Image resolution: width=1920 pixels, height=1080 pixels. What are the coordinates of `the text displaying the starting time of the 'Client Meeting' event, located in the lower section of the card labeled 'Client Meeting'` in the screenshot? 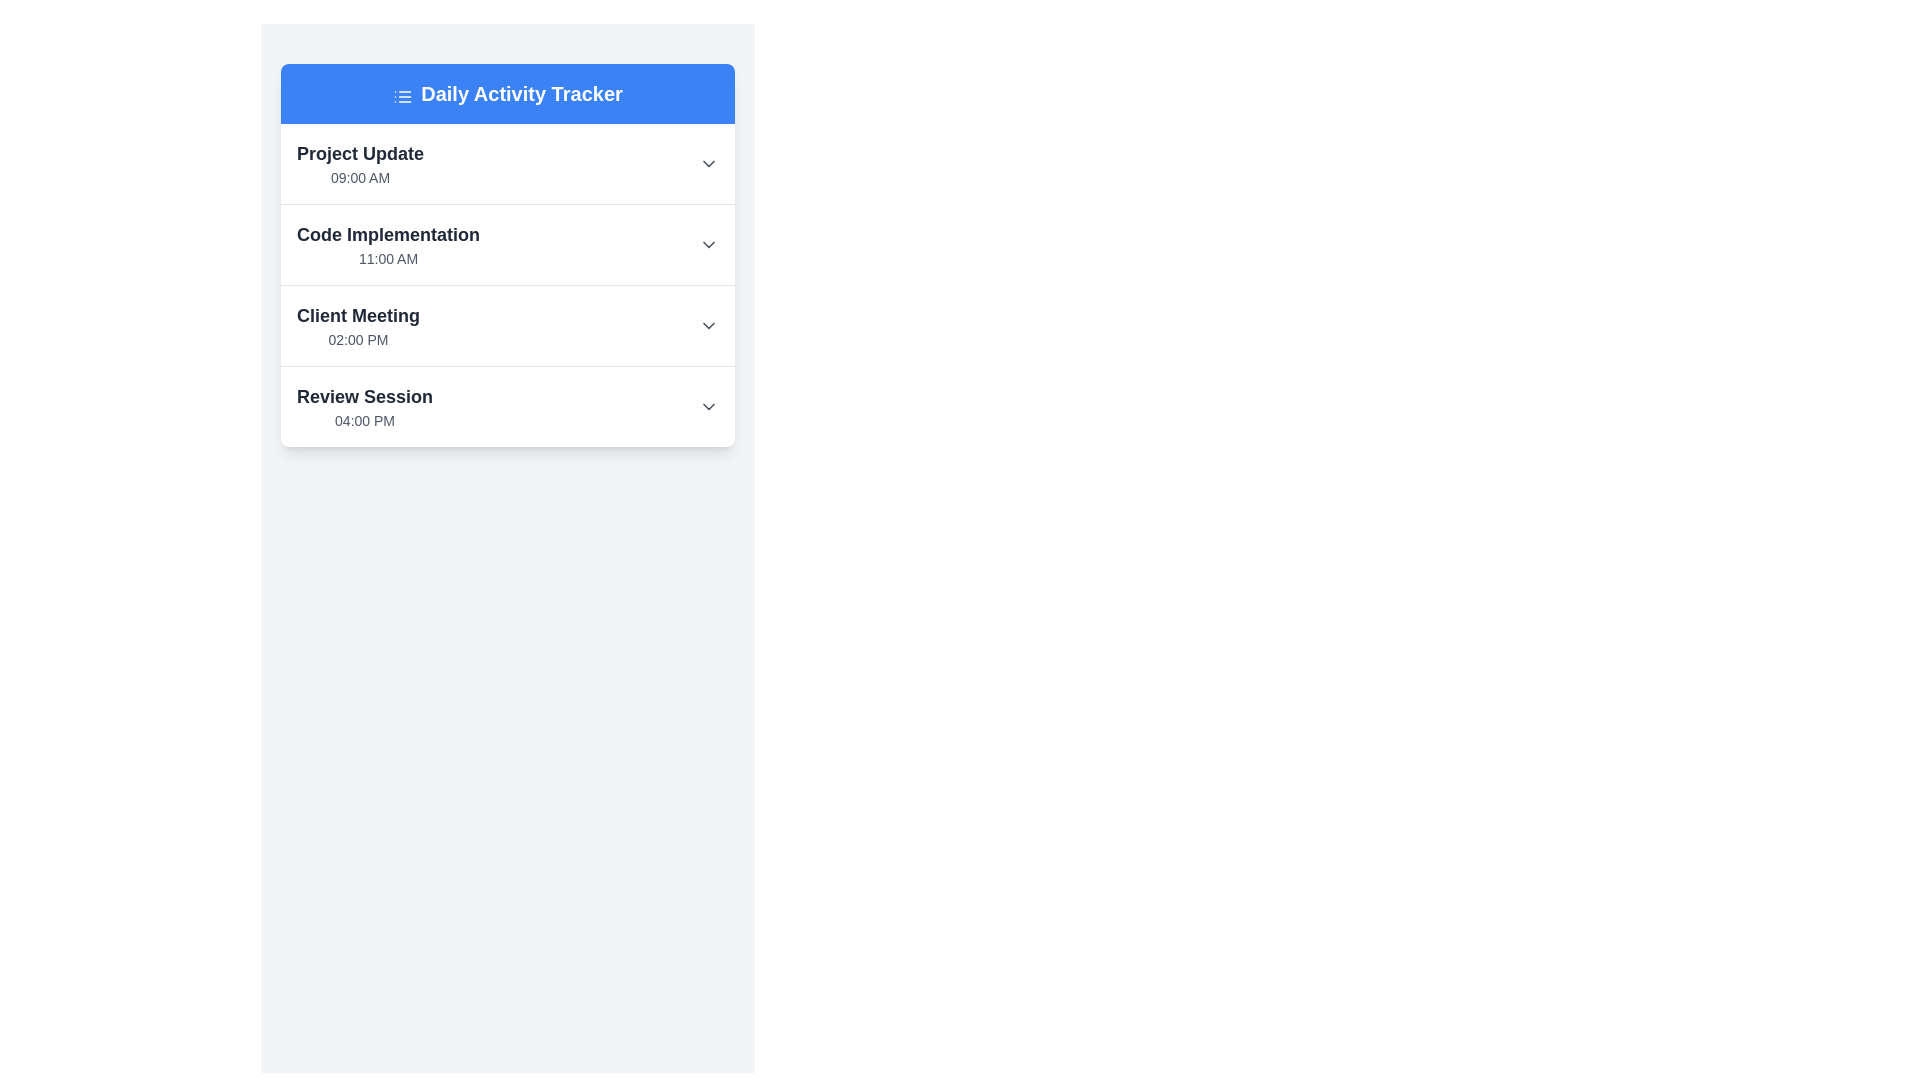 It's located at (358, 338).